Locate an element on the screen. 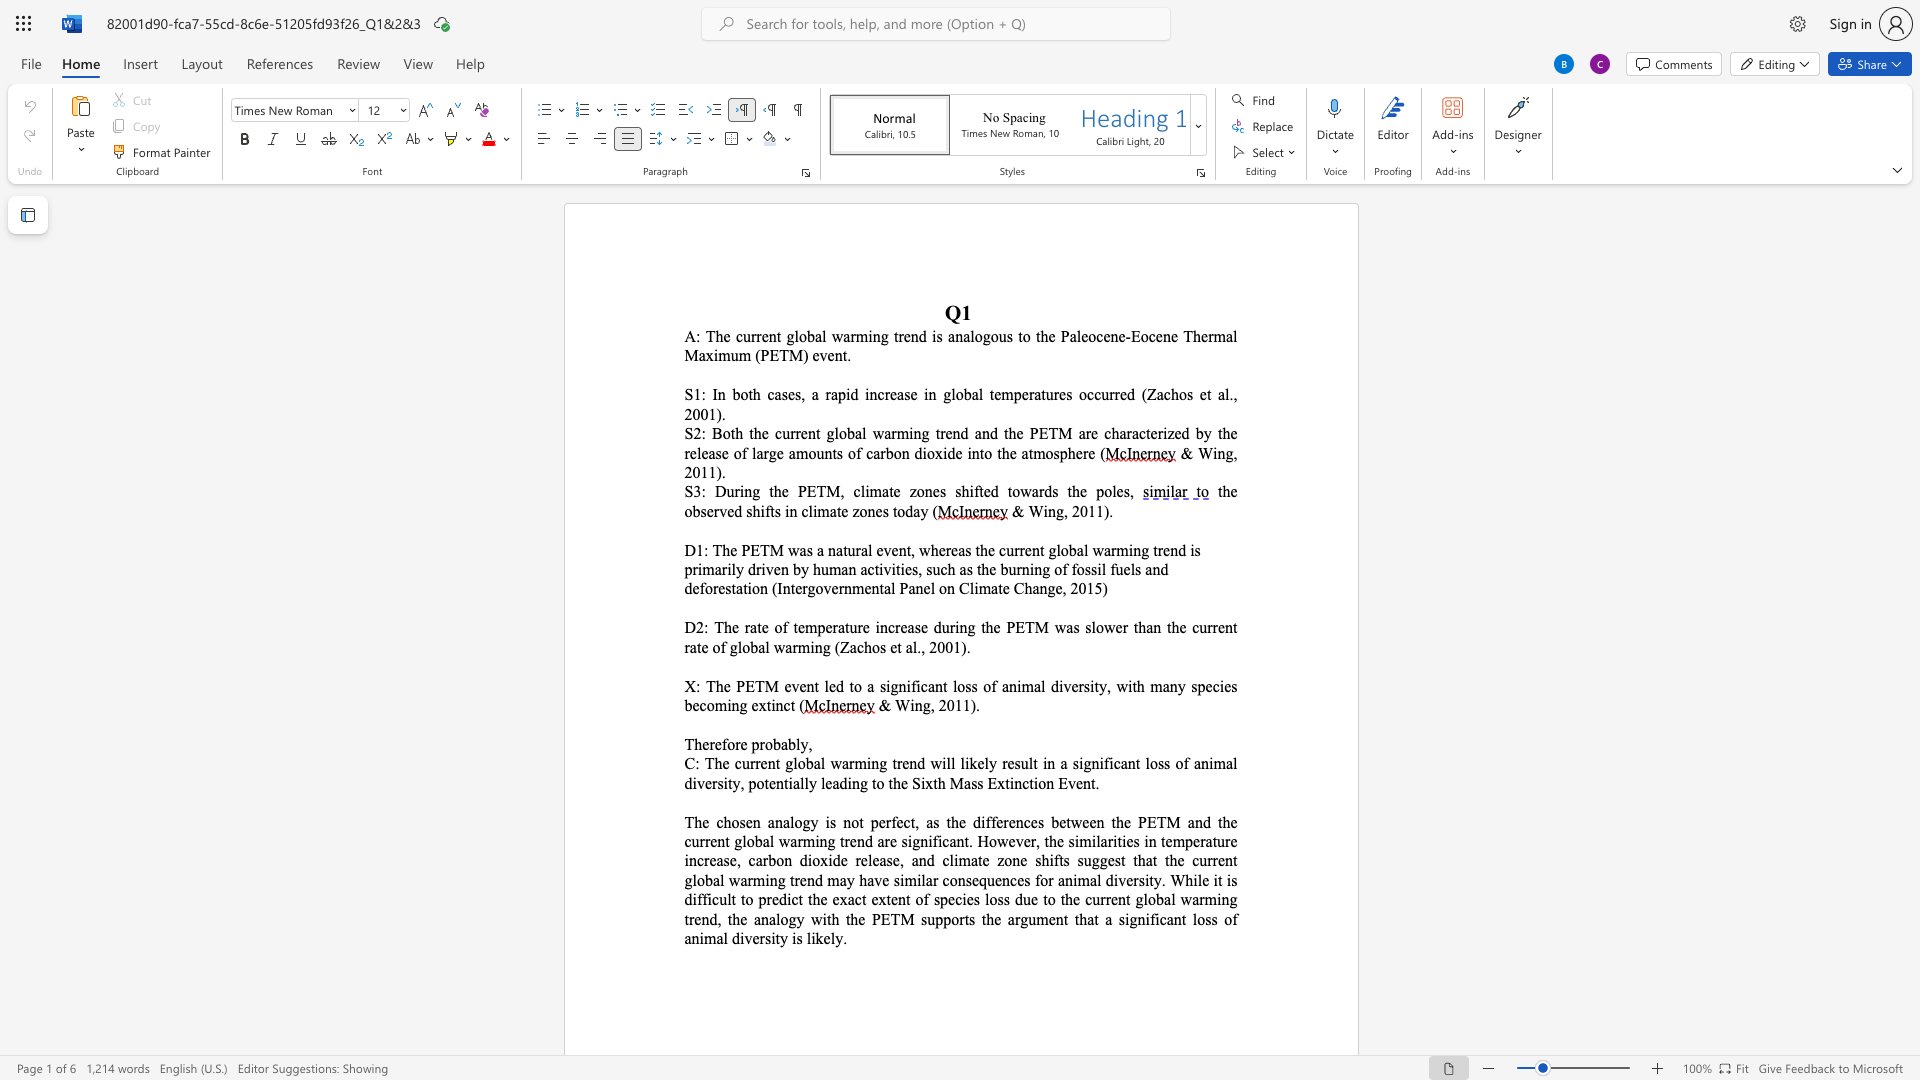 The image size is (1920, 1080). the space between the continuous character "n" and "g" in the text is located at coordinates (827, 841).